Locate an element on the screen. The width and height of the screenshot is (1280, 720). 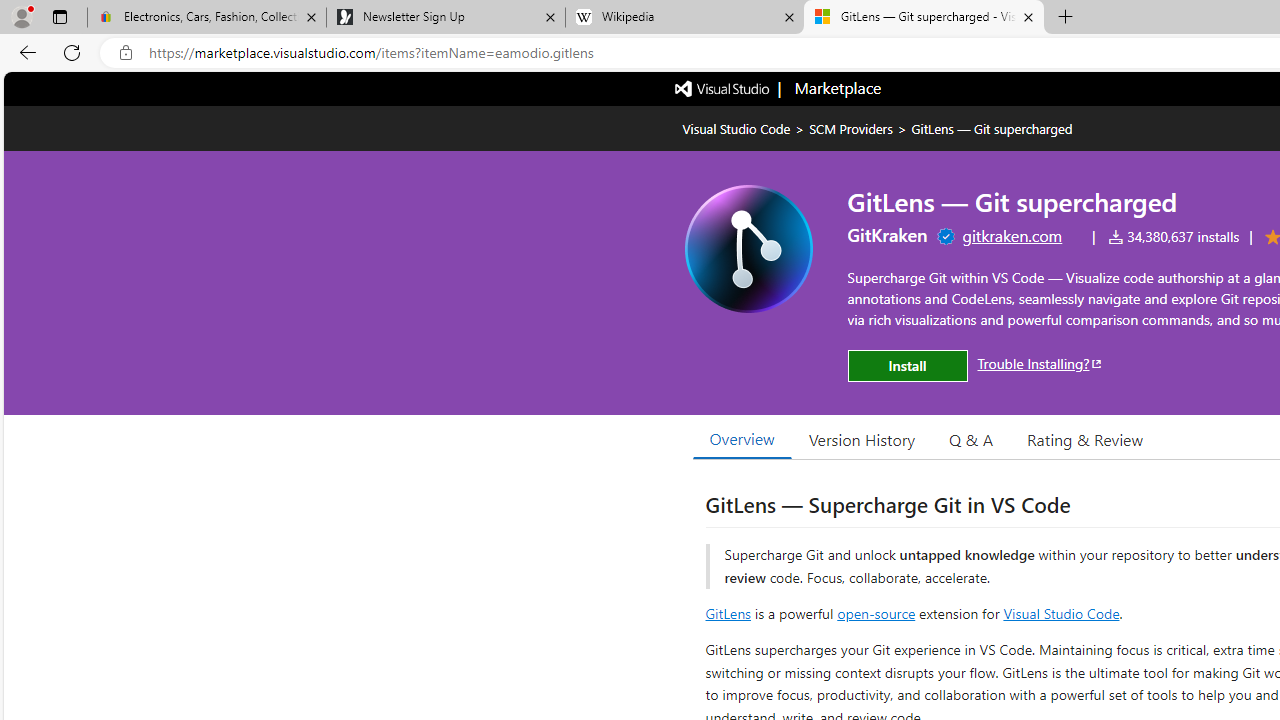
'Wikipedia' is located at coordinates (684, 17).